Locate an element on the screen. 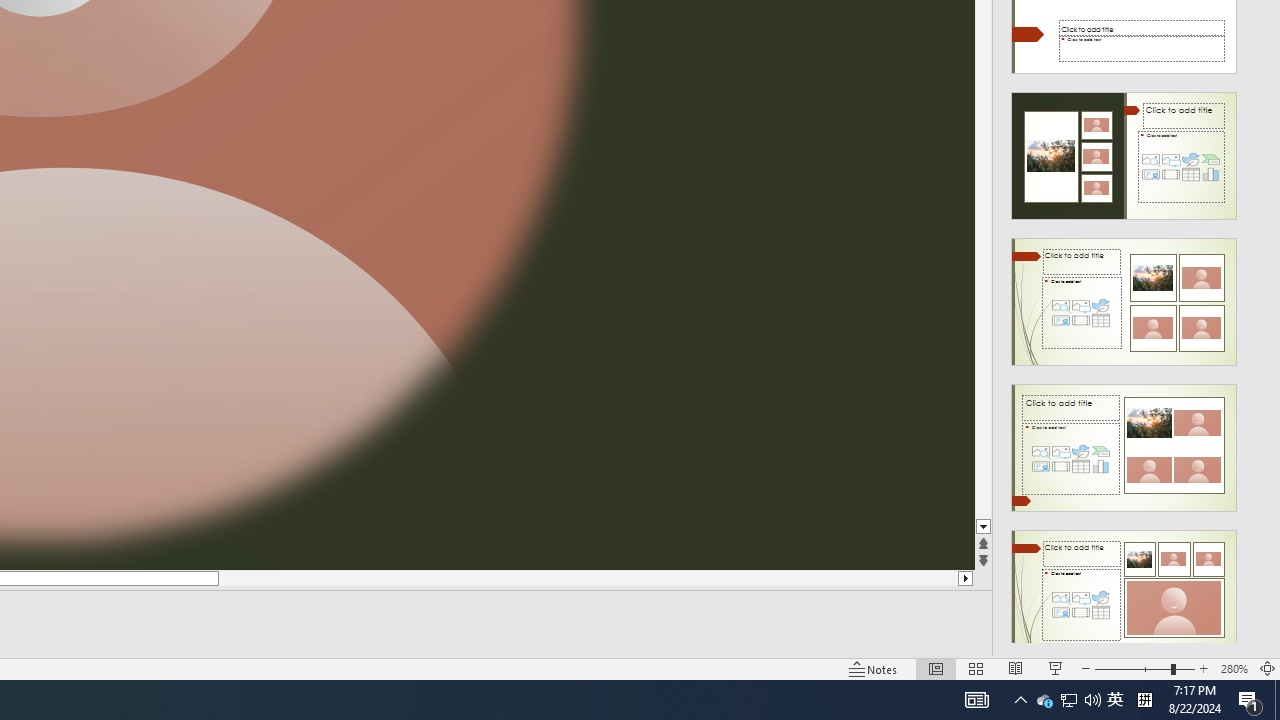 The width and height of the screenshot is (1280, 720). 'Reading View' is located at coordinates (1015, 669).